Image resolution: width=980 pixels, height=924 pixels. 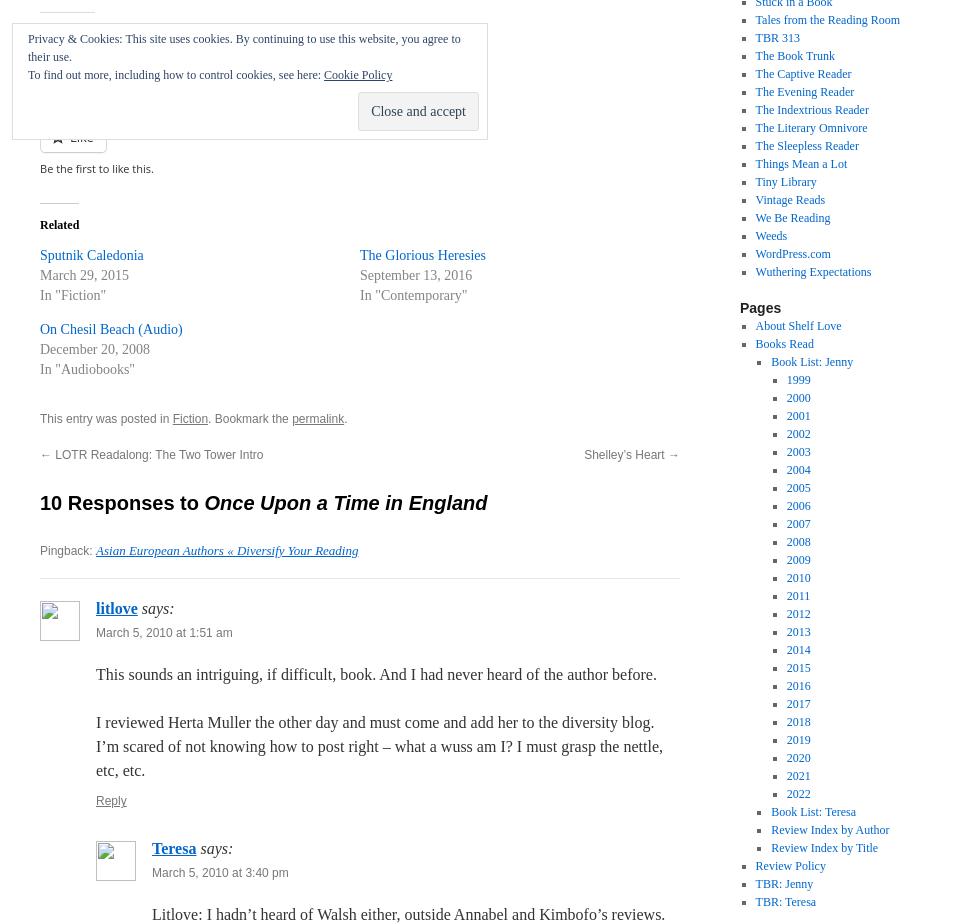 What do you see at coordinates (345, 503) in the screenshot?
I see `'Once Upon a Time in England'` at bounding box center [345, 503].